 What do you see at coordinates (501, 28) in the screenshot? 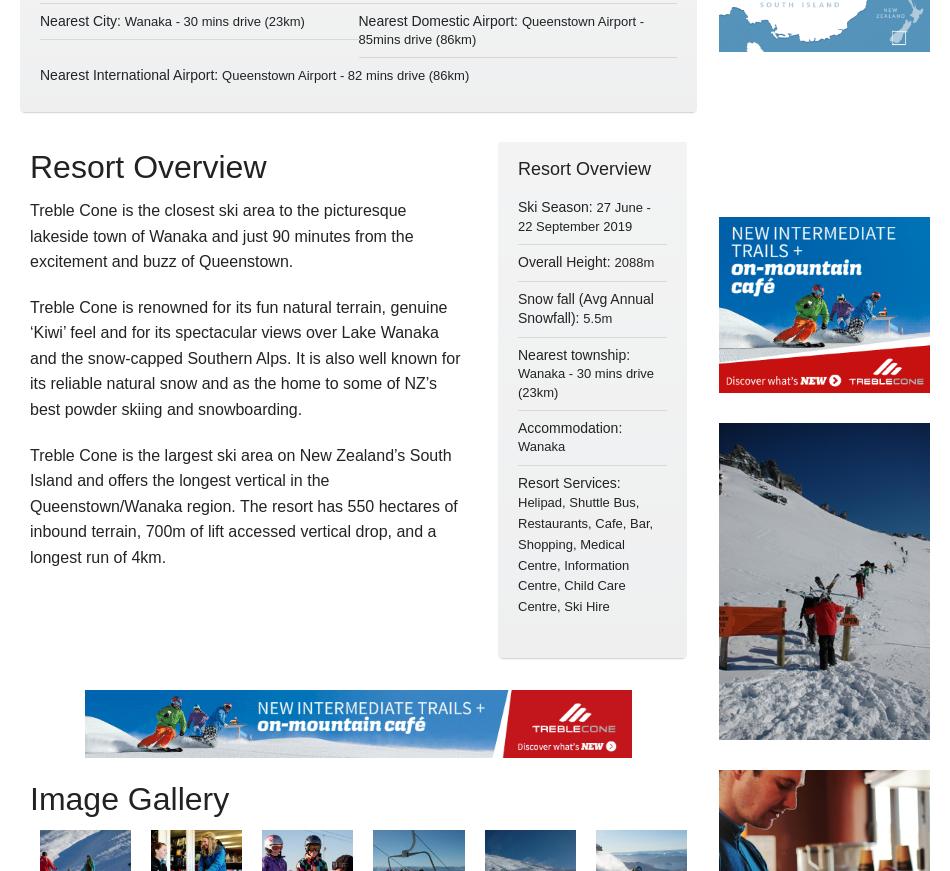
I see `'Queenstown Airport - 85mins drive (86km)'` at bounding box center [501, 28].